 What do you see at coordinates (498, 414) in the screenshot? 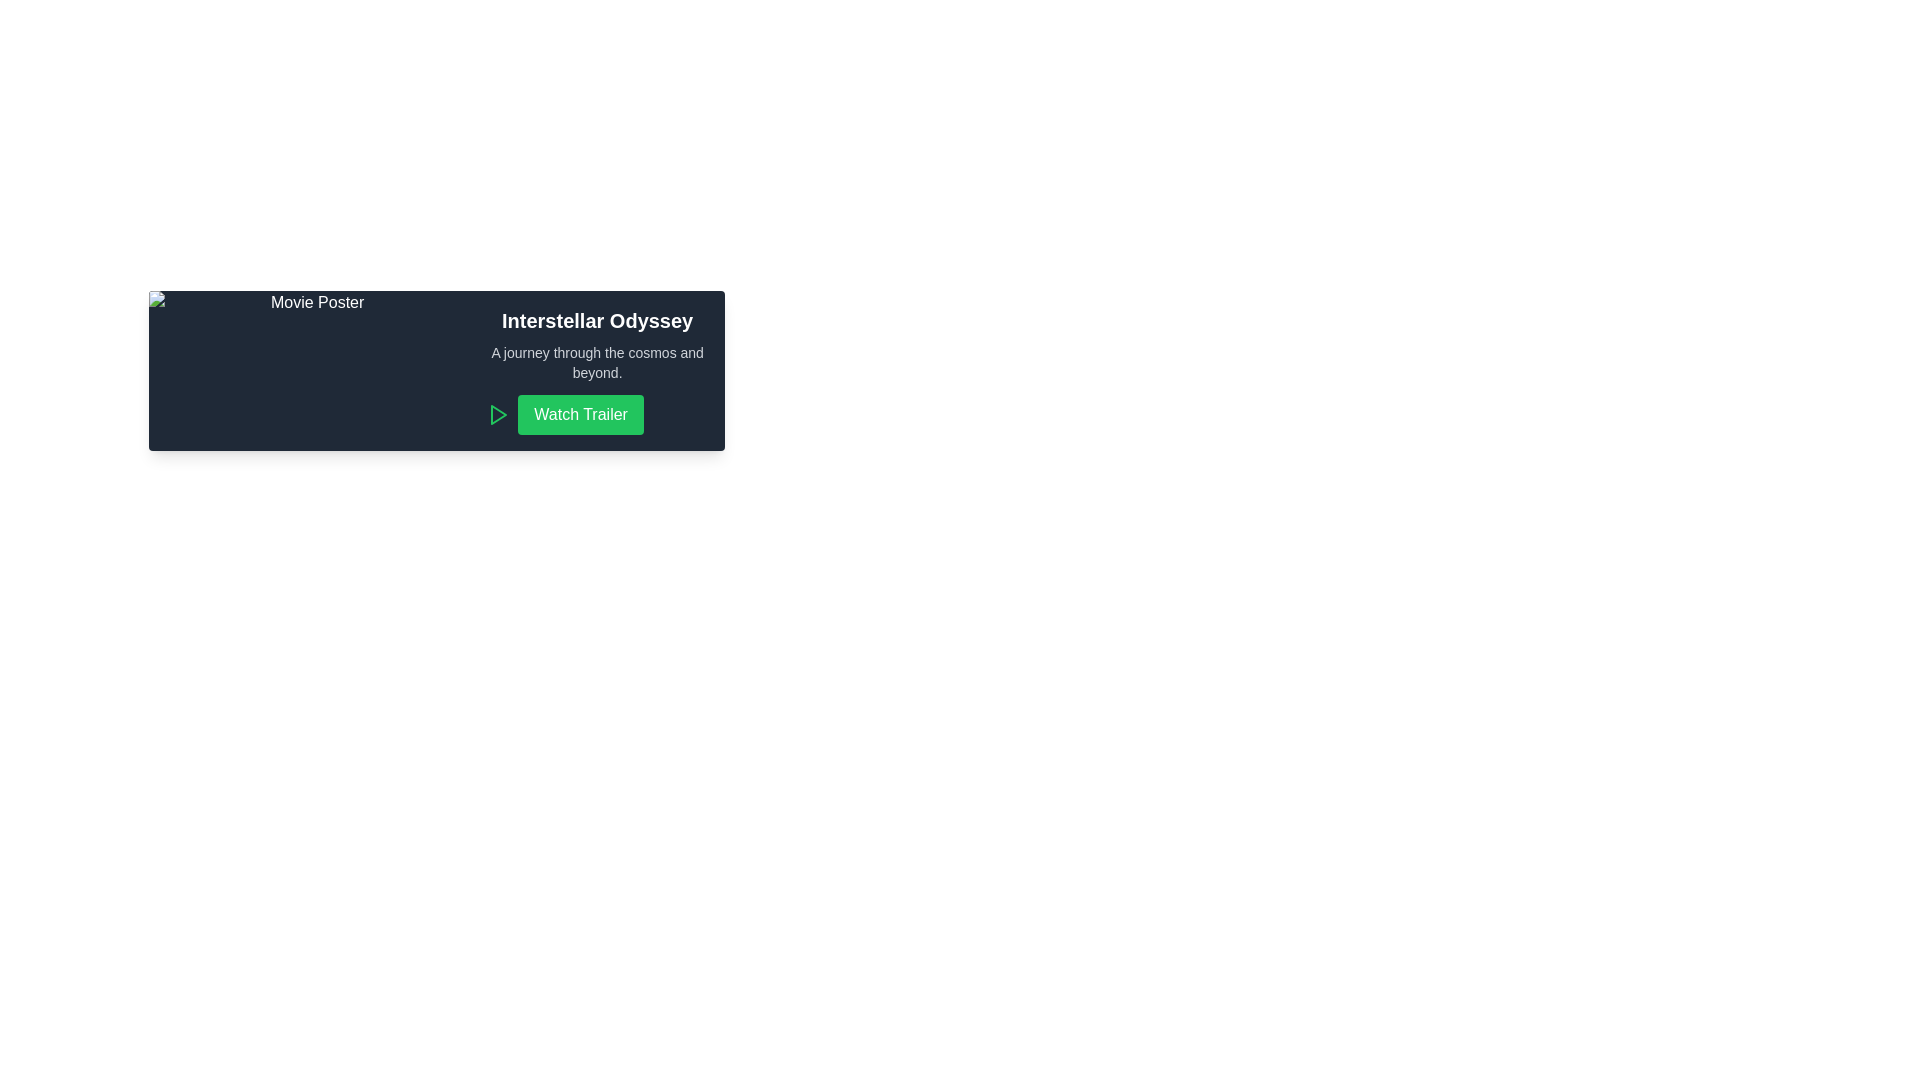
I see `the play icon located immediately to the left of the 'Watch Trailer' green button to initiate the play action` at bounding box center [498, 414].